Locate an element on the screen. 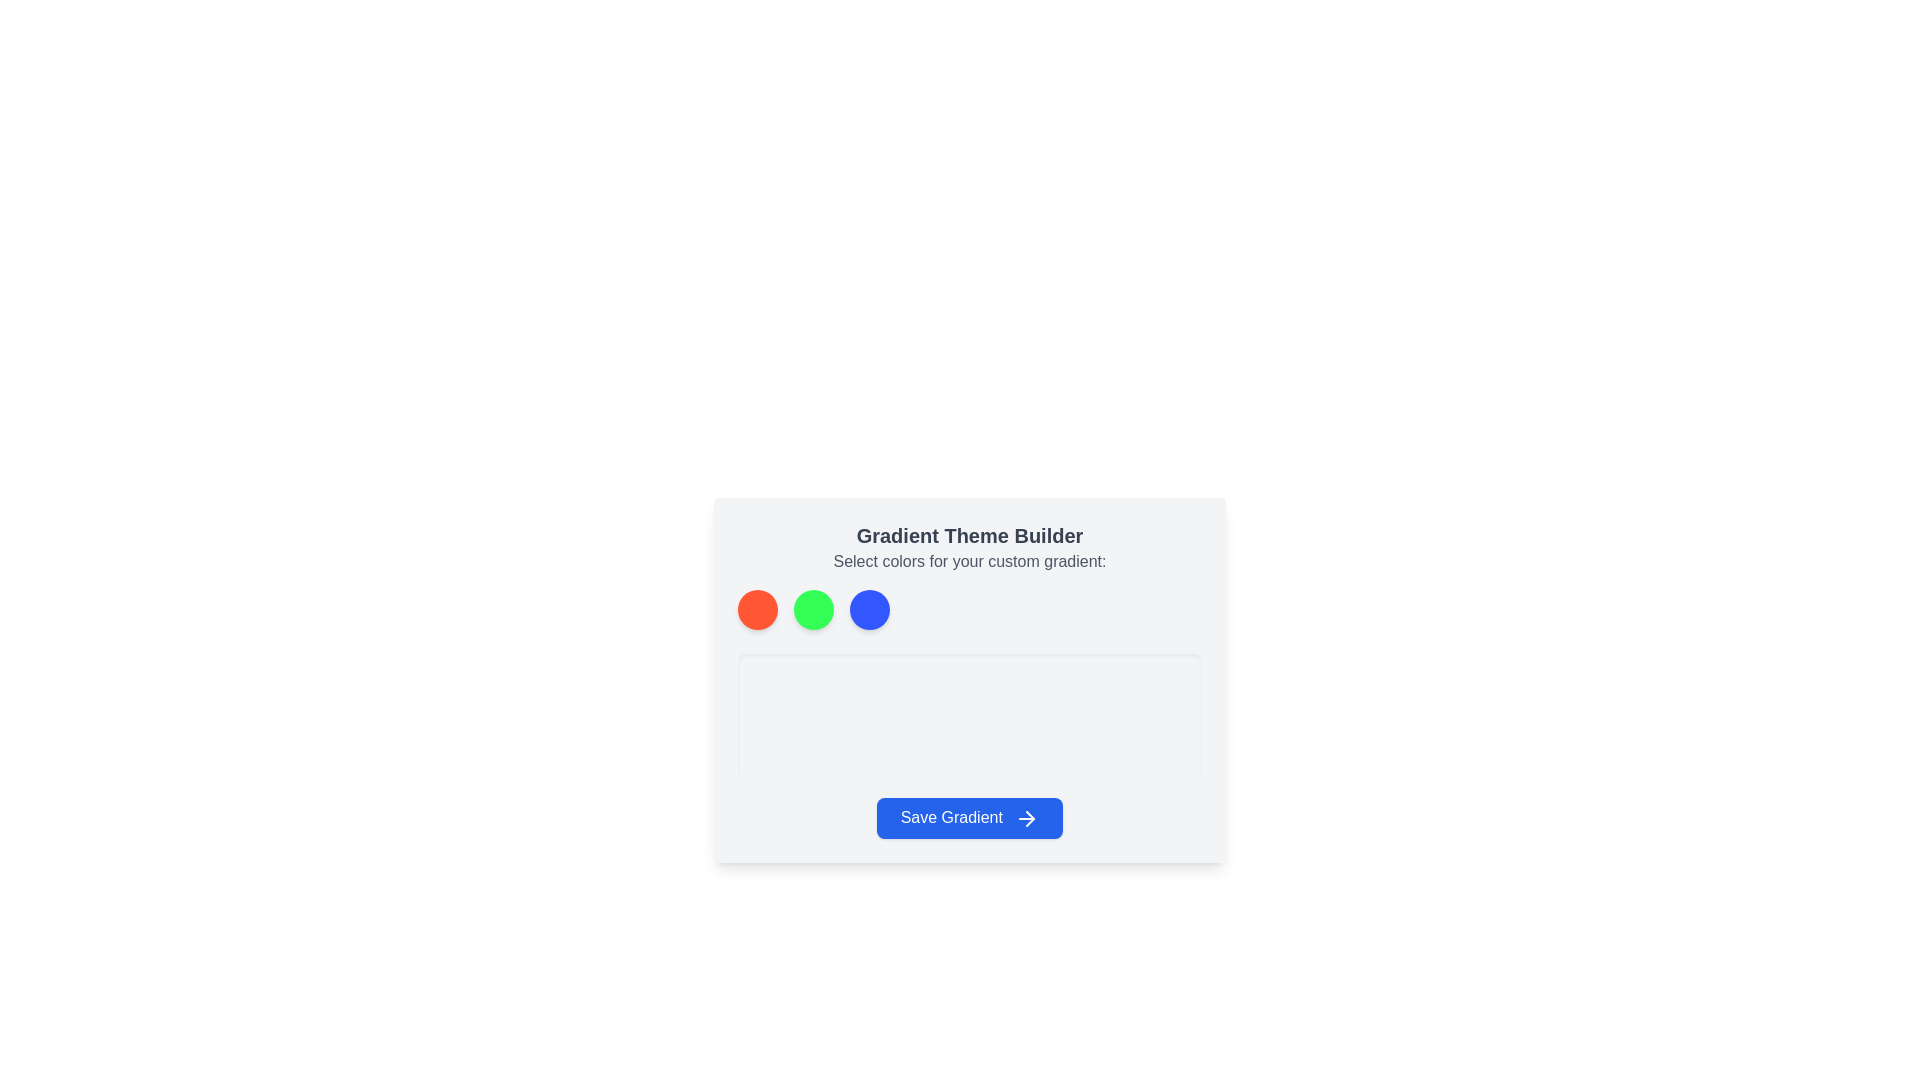 The width and height of the screenshot is (1920, 1080). the second circular button in a group of three horizontally aligned buttons to observe any visual feedback is located at coordinates (814, 608).